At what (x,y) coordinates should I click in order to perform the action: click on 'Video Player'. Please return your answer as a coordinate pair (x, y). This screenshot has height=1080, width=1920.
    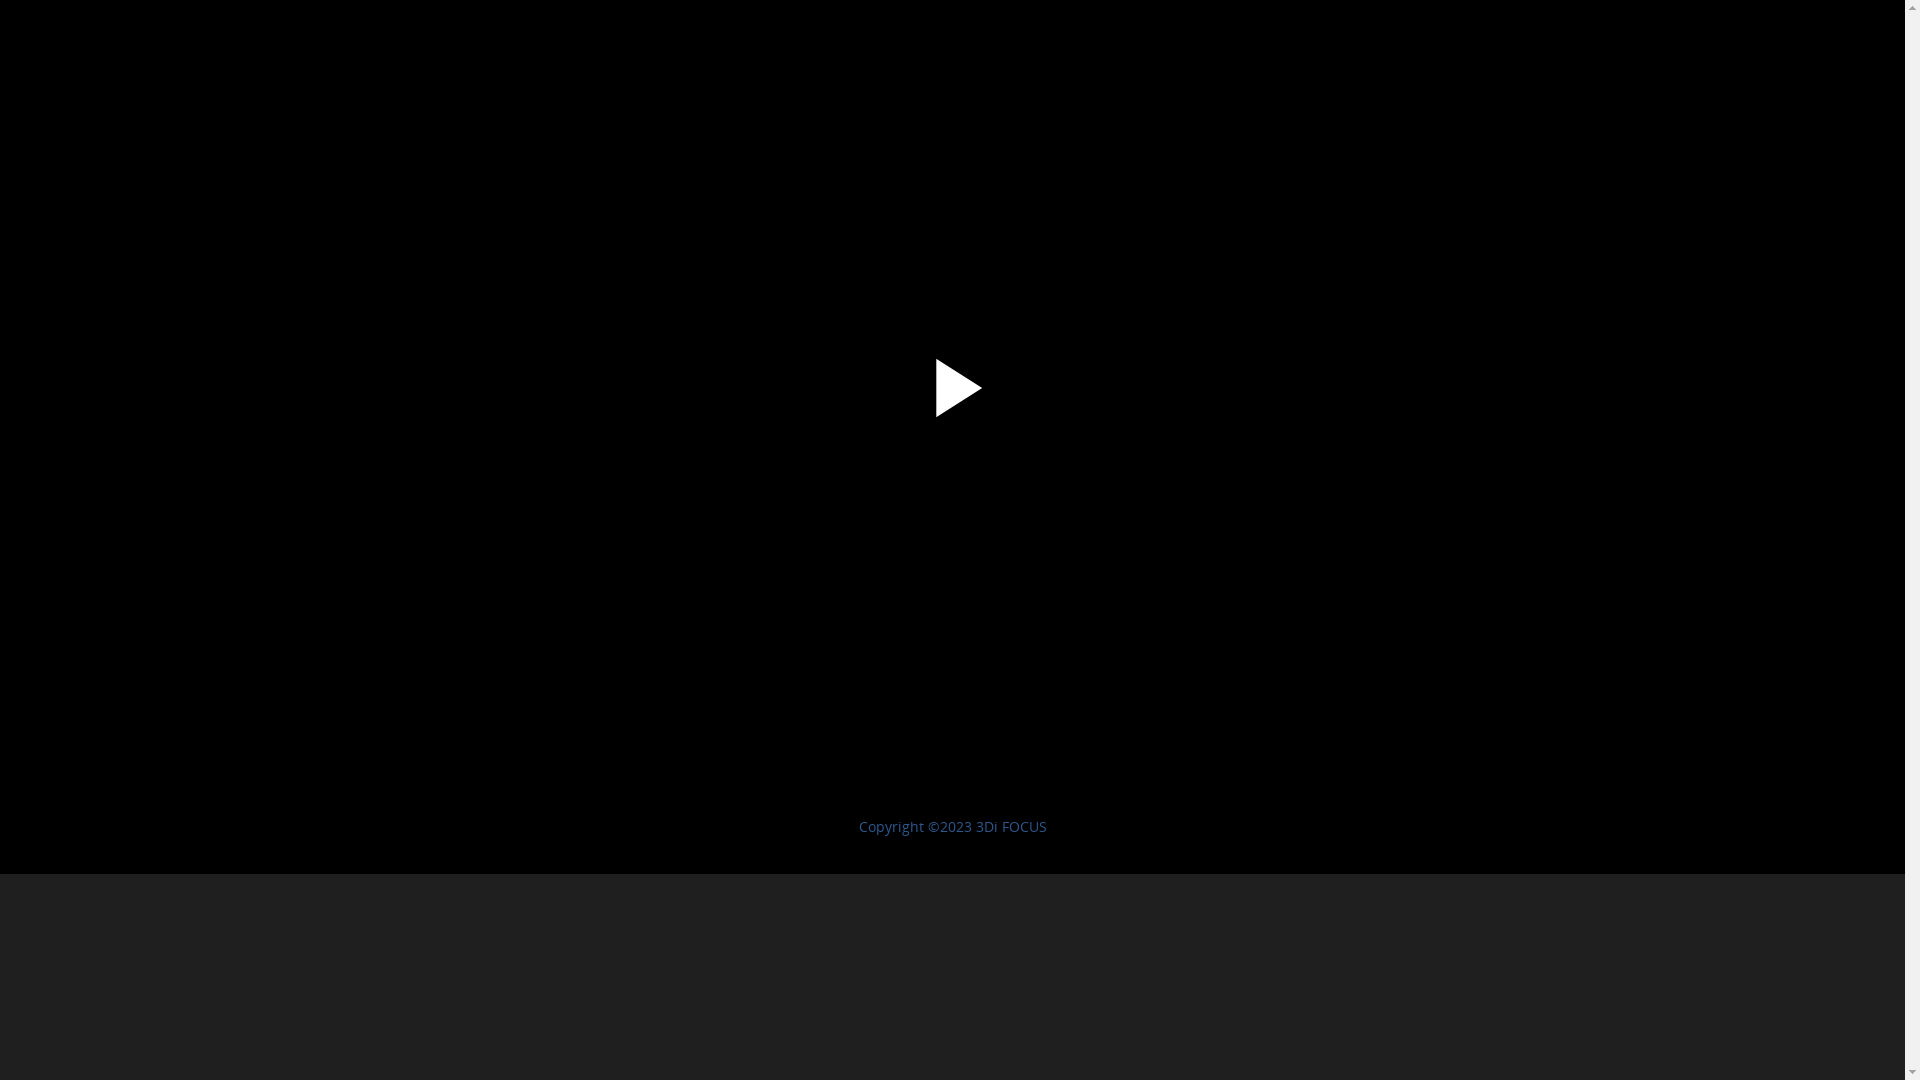
    Looking at the image, I should click on (951, 416).